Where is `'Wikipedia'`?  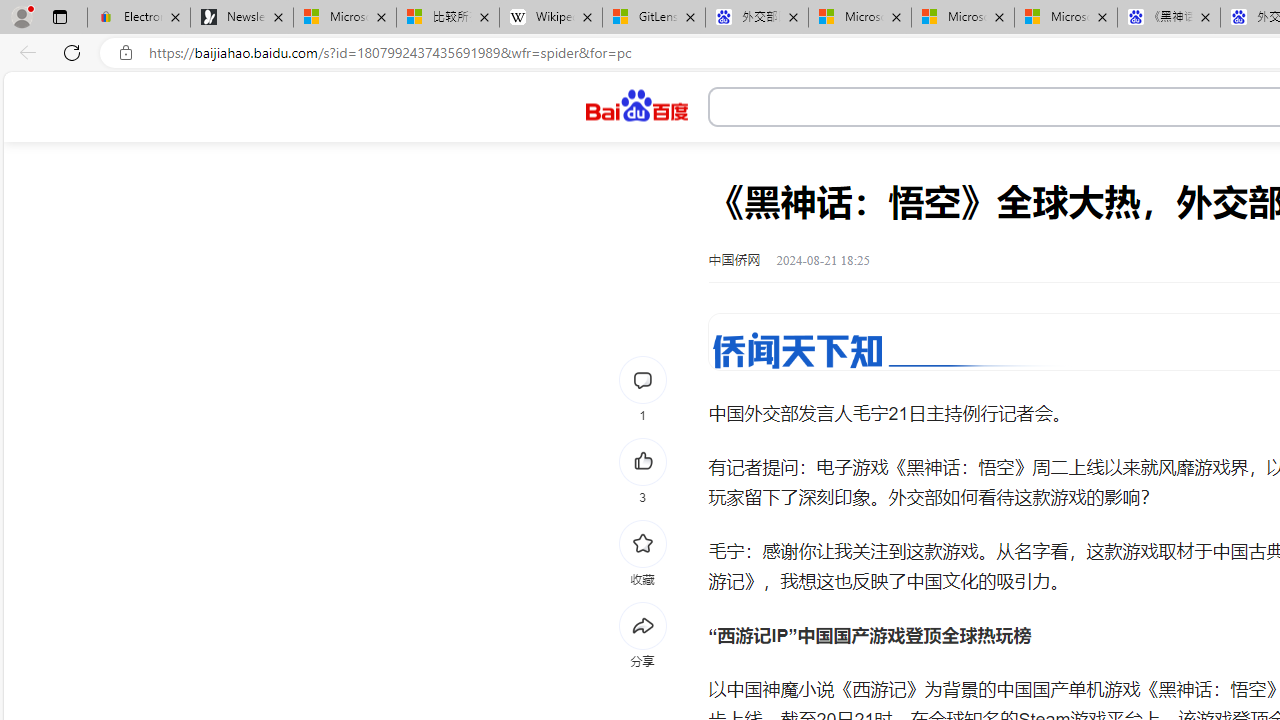
'Wikipedia' is located at coordinates (551, 17).